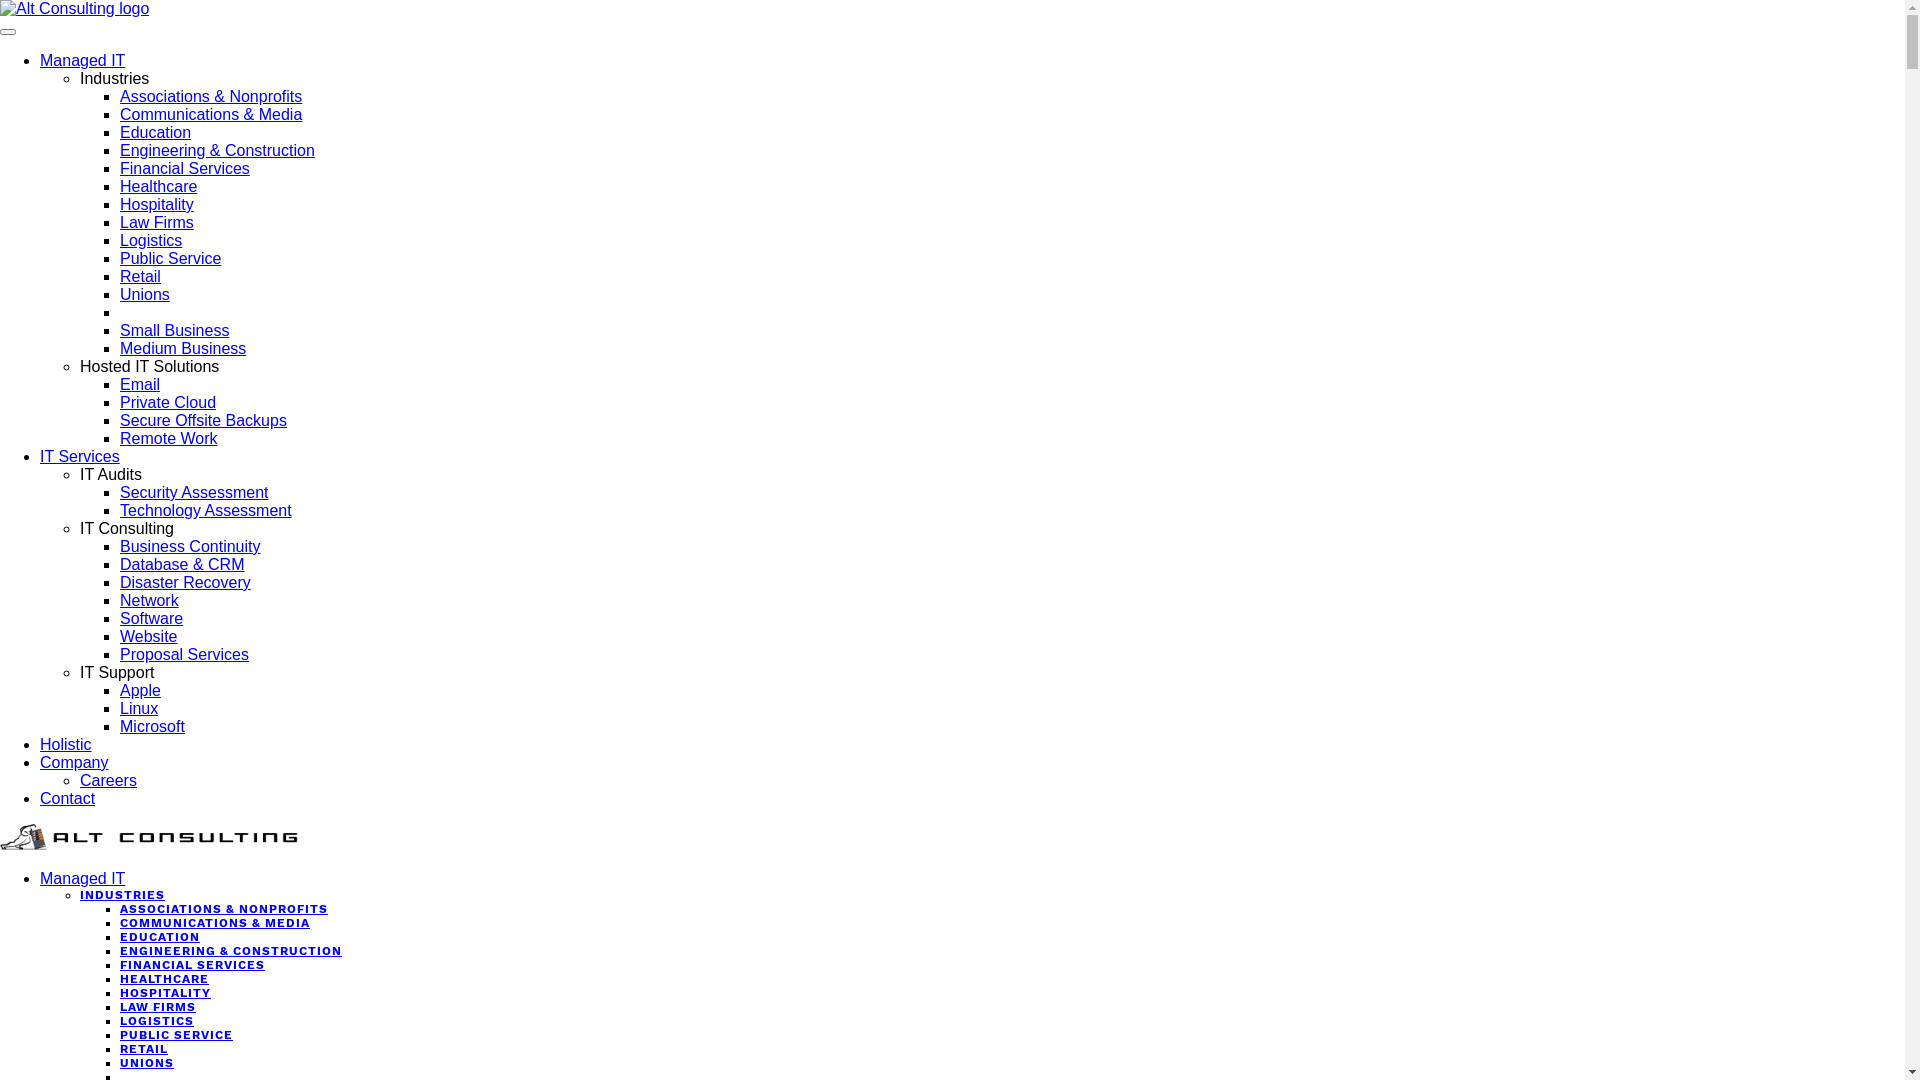  What do you see at coordinates (119, 546) in the screenshot?
I see `'Business Continuity'` at bounding box center [119, 546].